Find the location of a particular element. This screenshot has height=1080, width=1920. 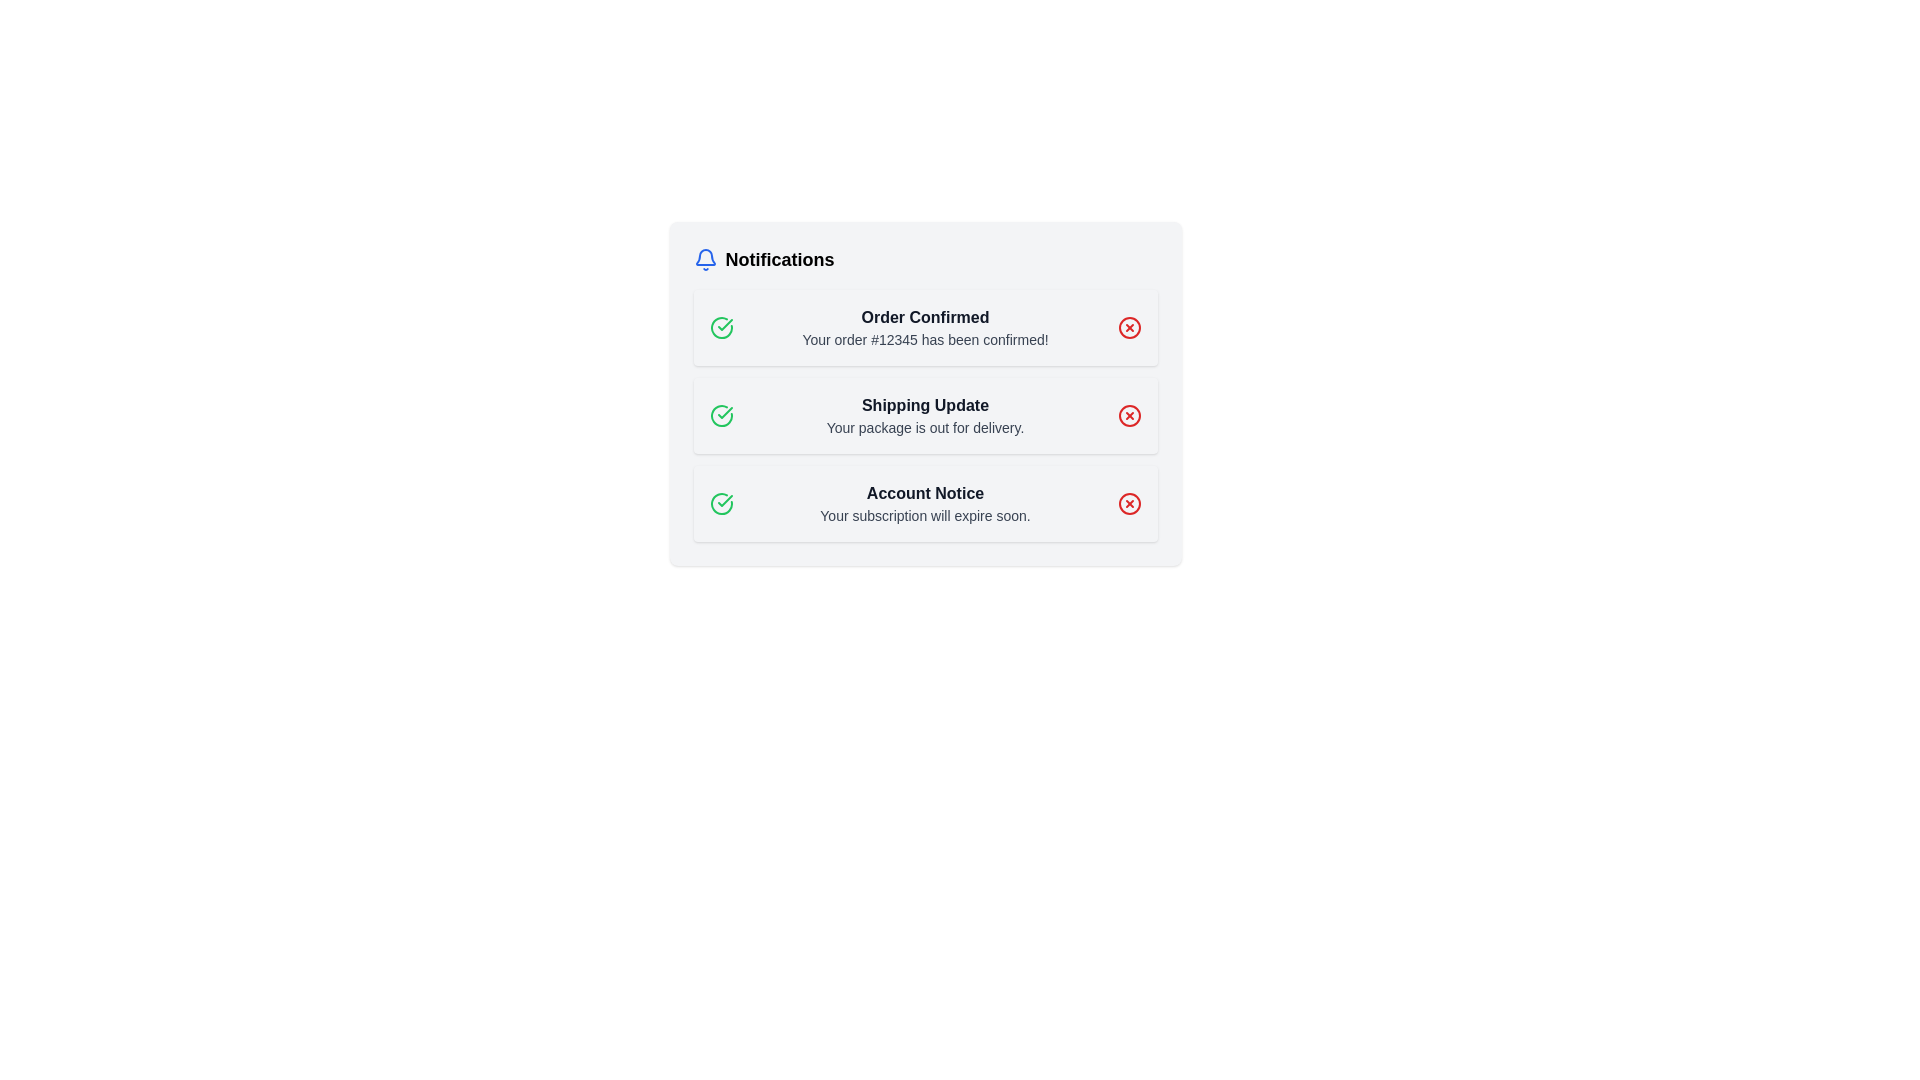

the non-interactive display text element that provides additional information about the shipping update, located in the second card of the notifications panel, below the 'Shipping Update' text is located at coordinates (924, 427).